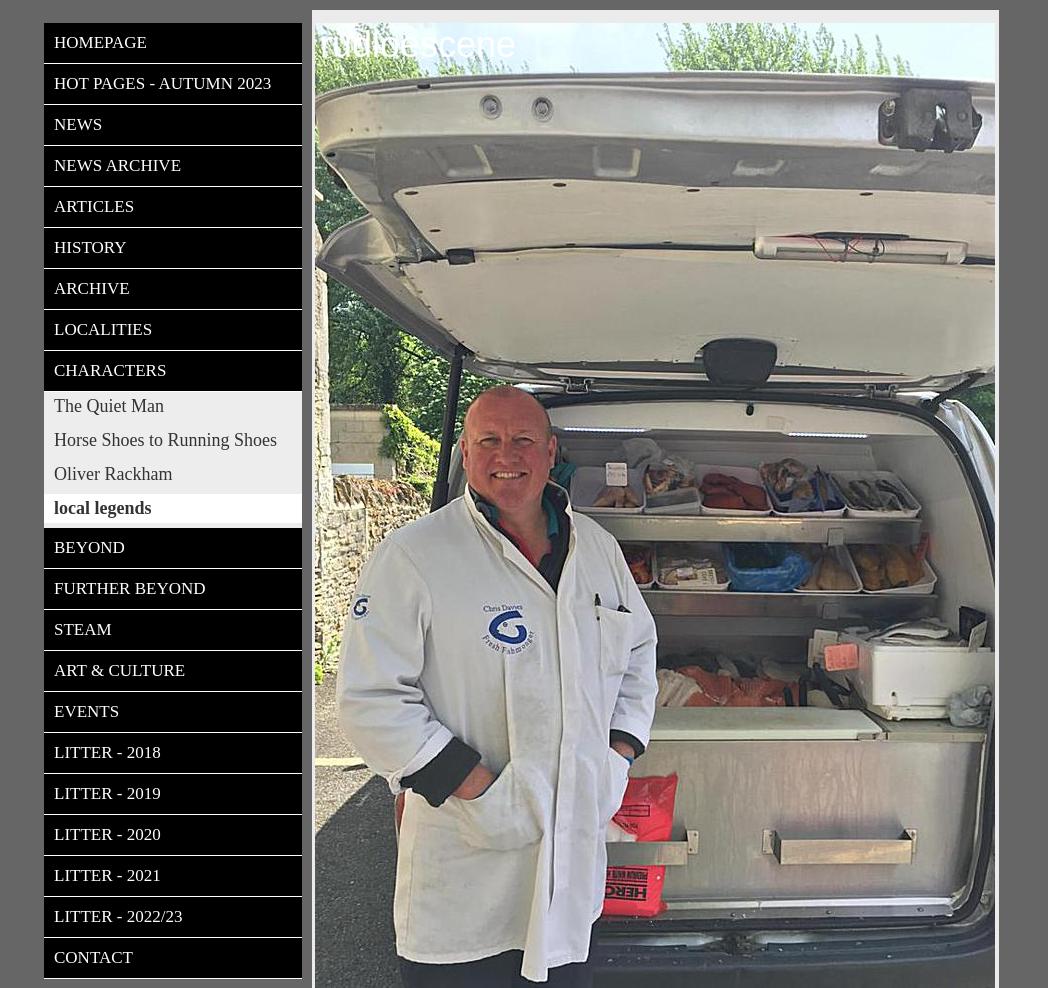  What do you see at coordinates (106, 874) in the screenshot?
I see `'Litter - 2021'` at bounding box center [106, 874].